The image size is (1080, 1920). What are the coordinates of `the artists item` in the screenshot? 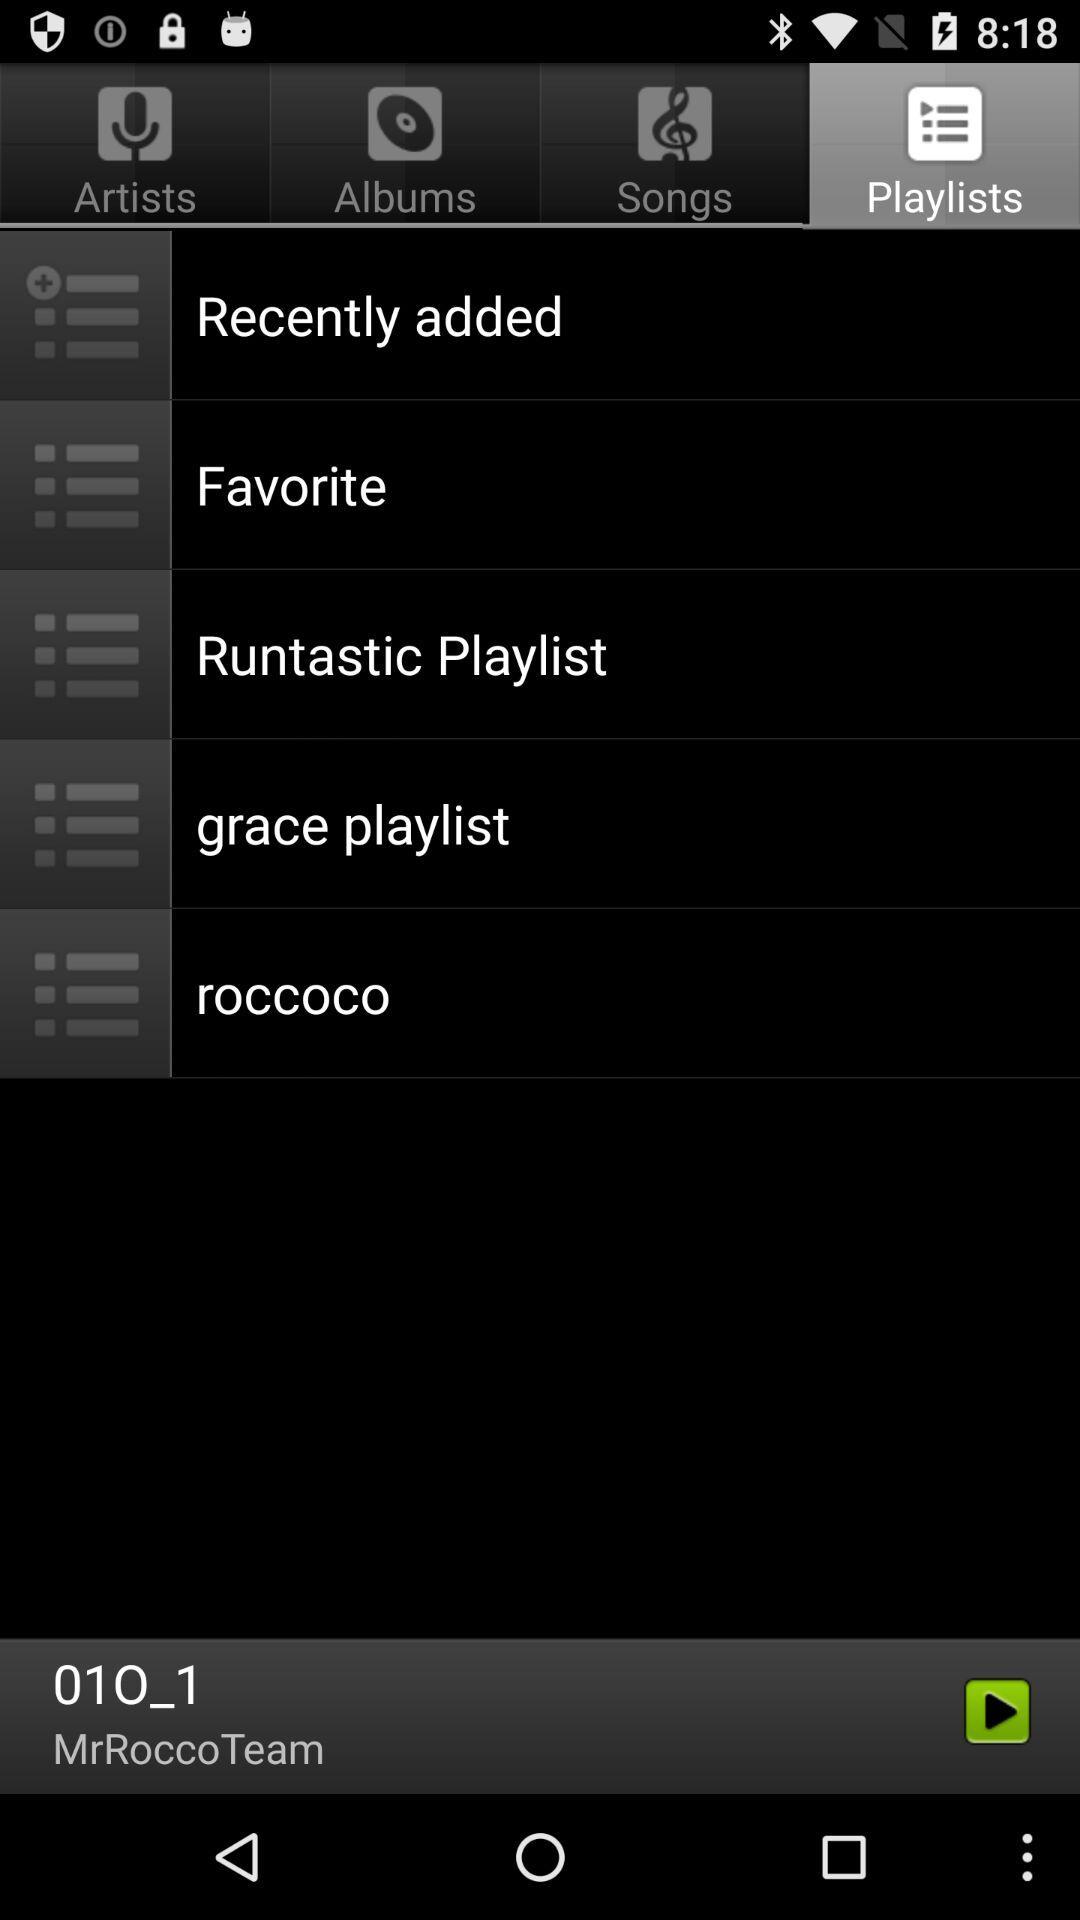 It's located at (137, 146).